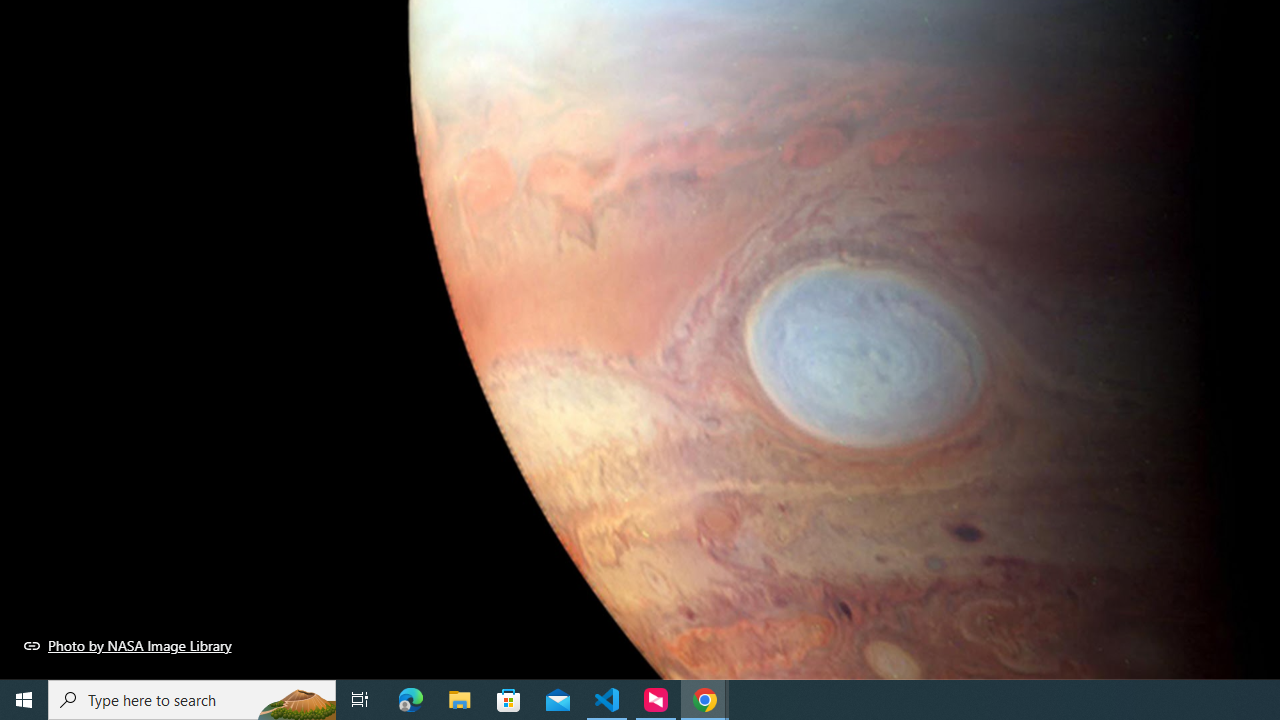 Image resolution: width=1280 pixels, height=720 pixels. I want to click on 'Photo by NASA Image Library', so click(127, 645).